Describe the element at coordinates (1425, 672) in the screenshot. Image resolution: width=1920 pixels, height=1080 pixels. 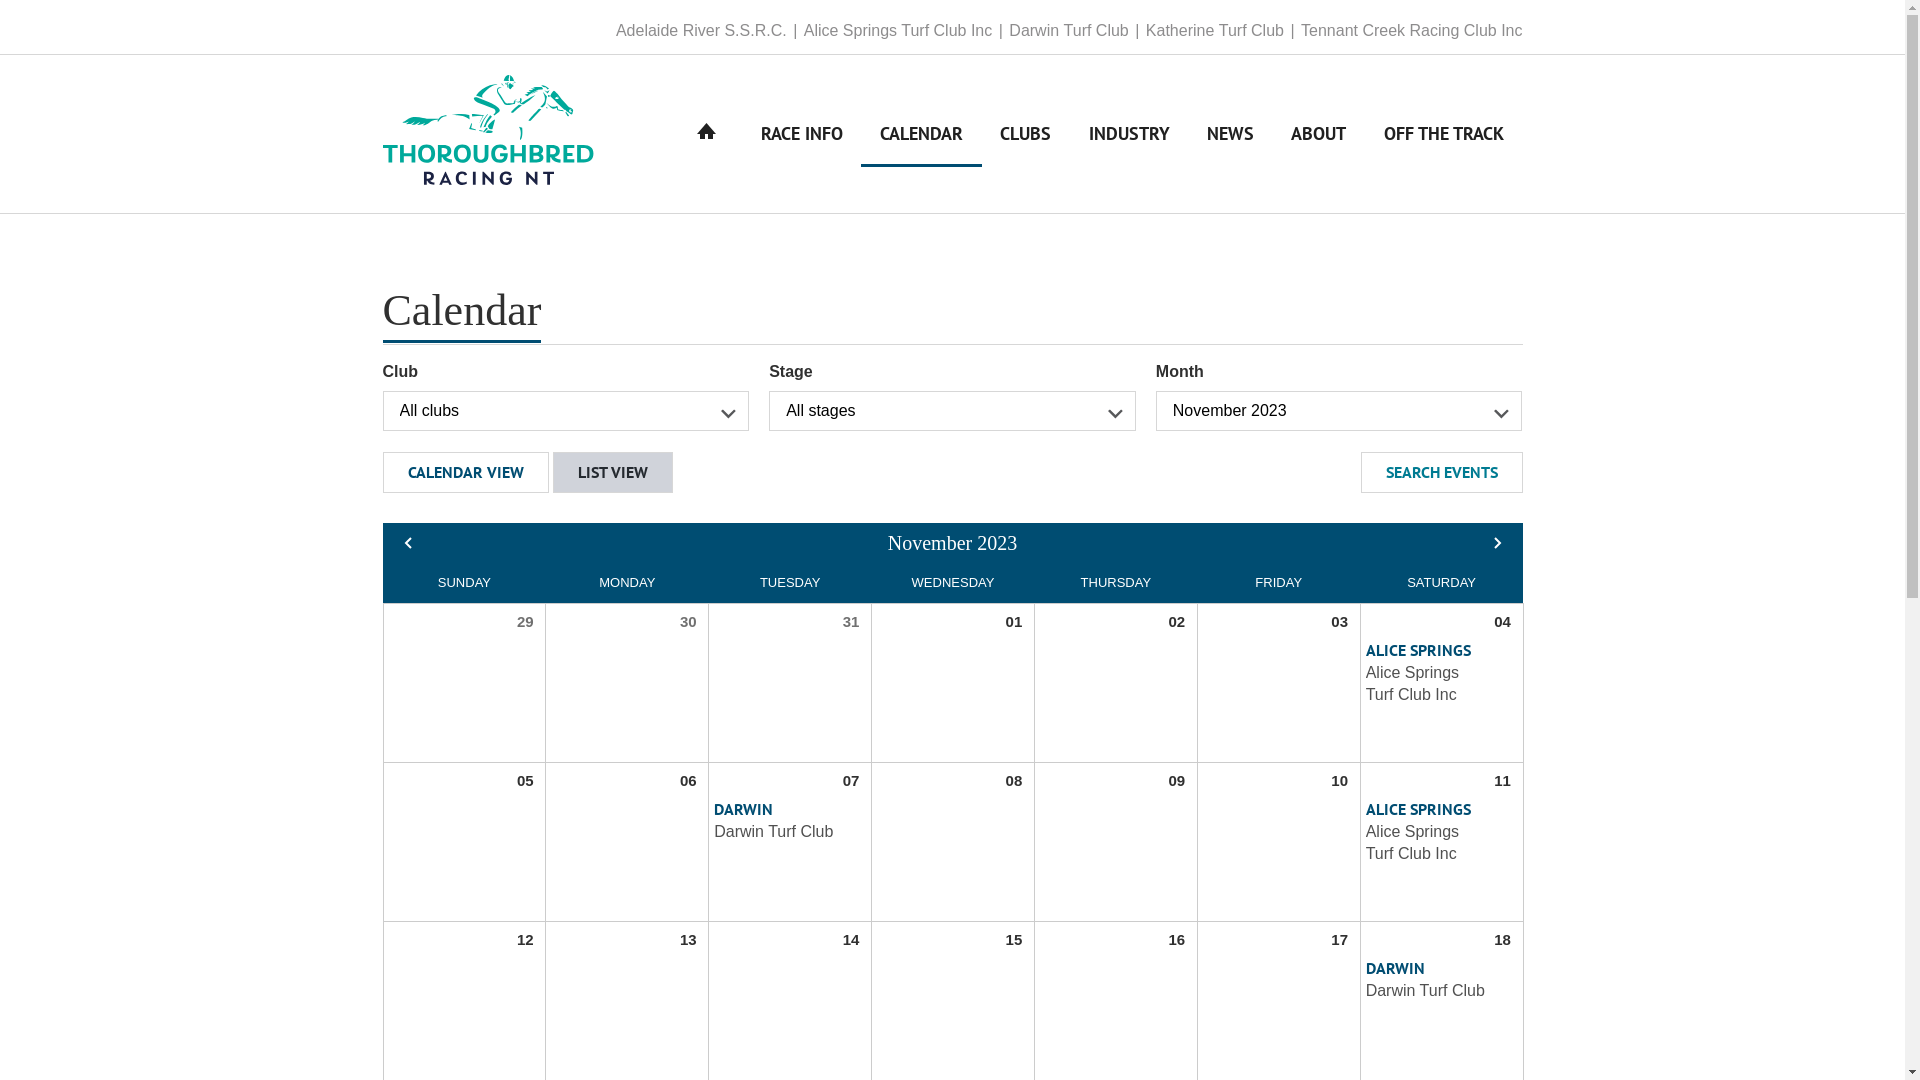
I see `'ALICE SPRINGS` at that location.